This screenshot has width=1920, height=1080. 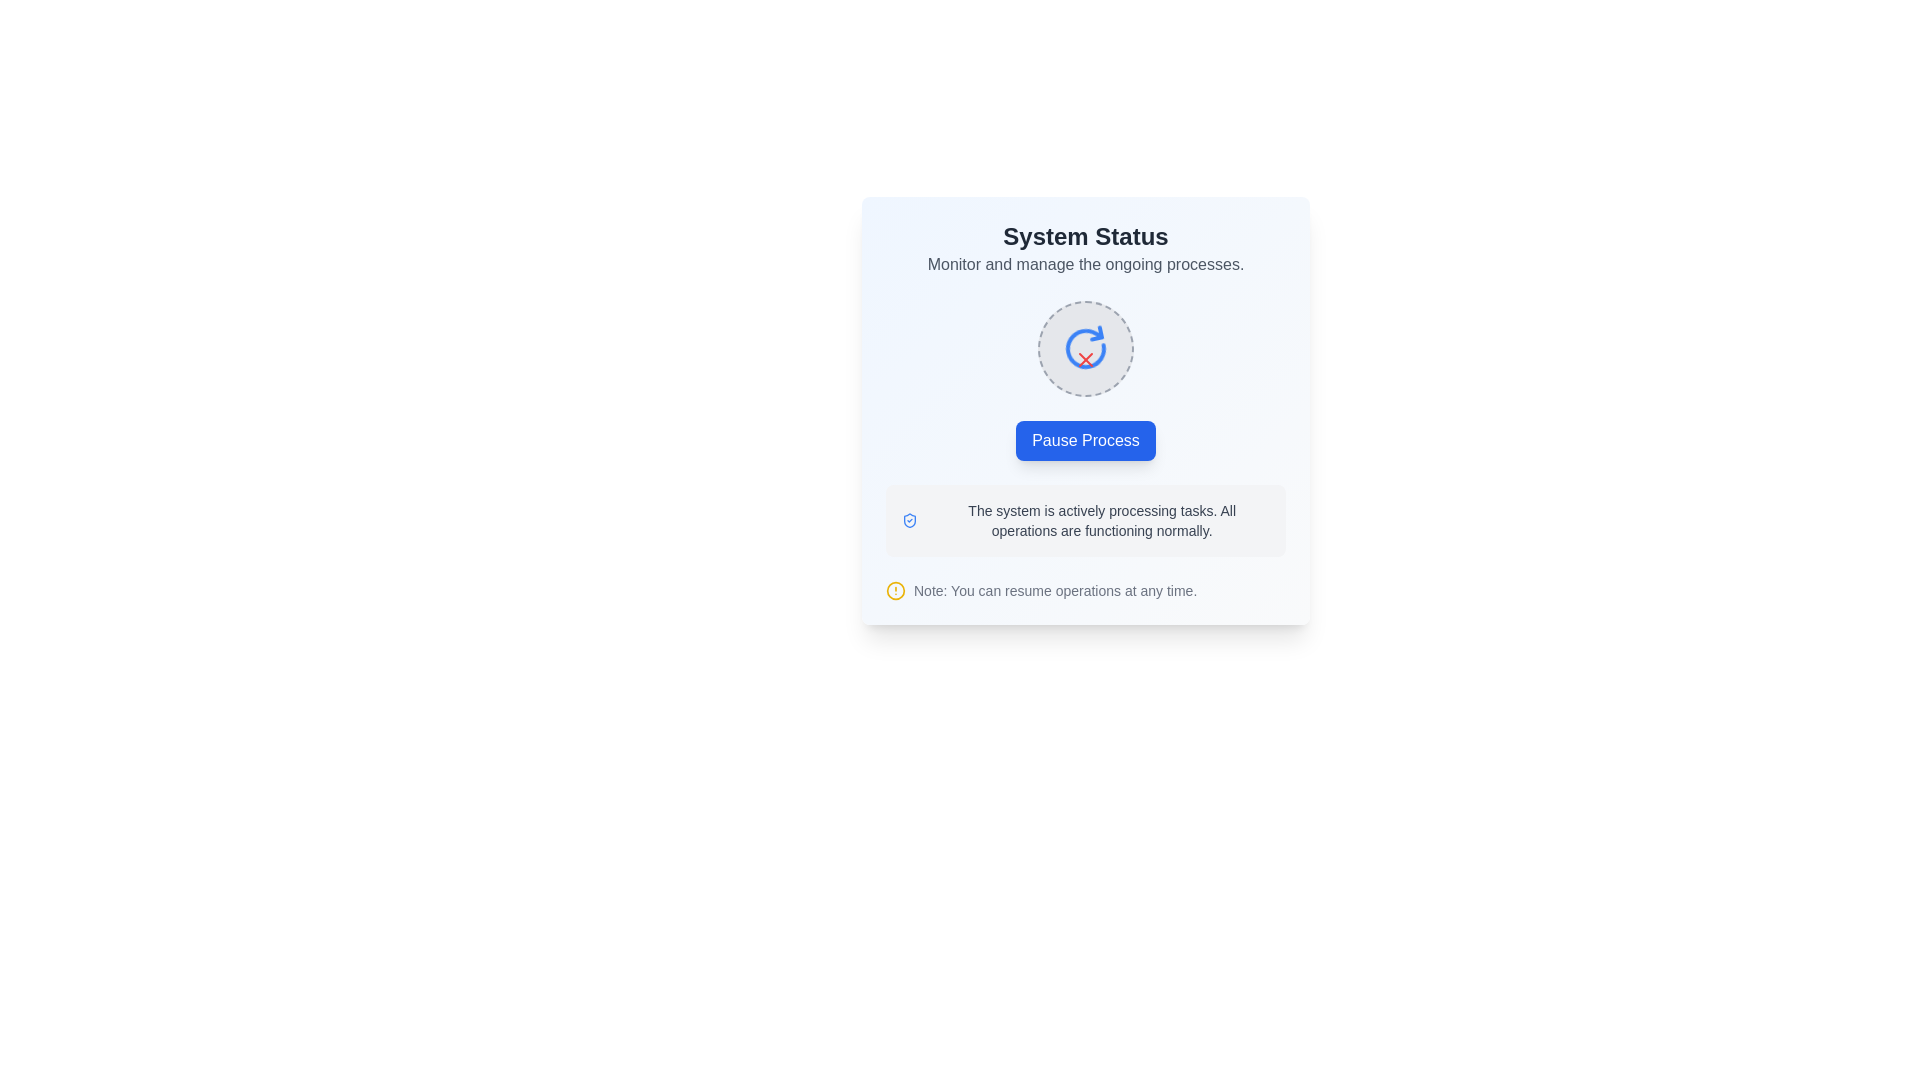 What do you see at coordinates (1101, 519) in the screenshot?
I see `the text label displaying the message 'The system is actively processing tasks. All operations are functioning normally.' to potentially trigger a tooltip` at bounding box center [1101, 519].